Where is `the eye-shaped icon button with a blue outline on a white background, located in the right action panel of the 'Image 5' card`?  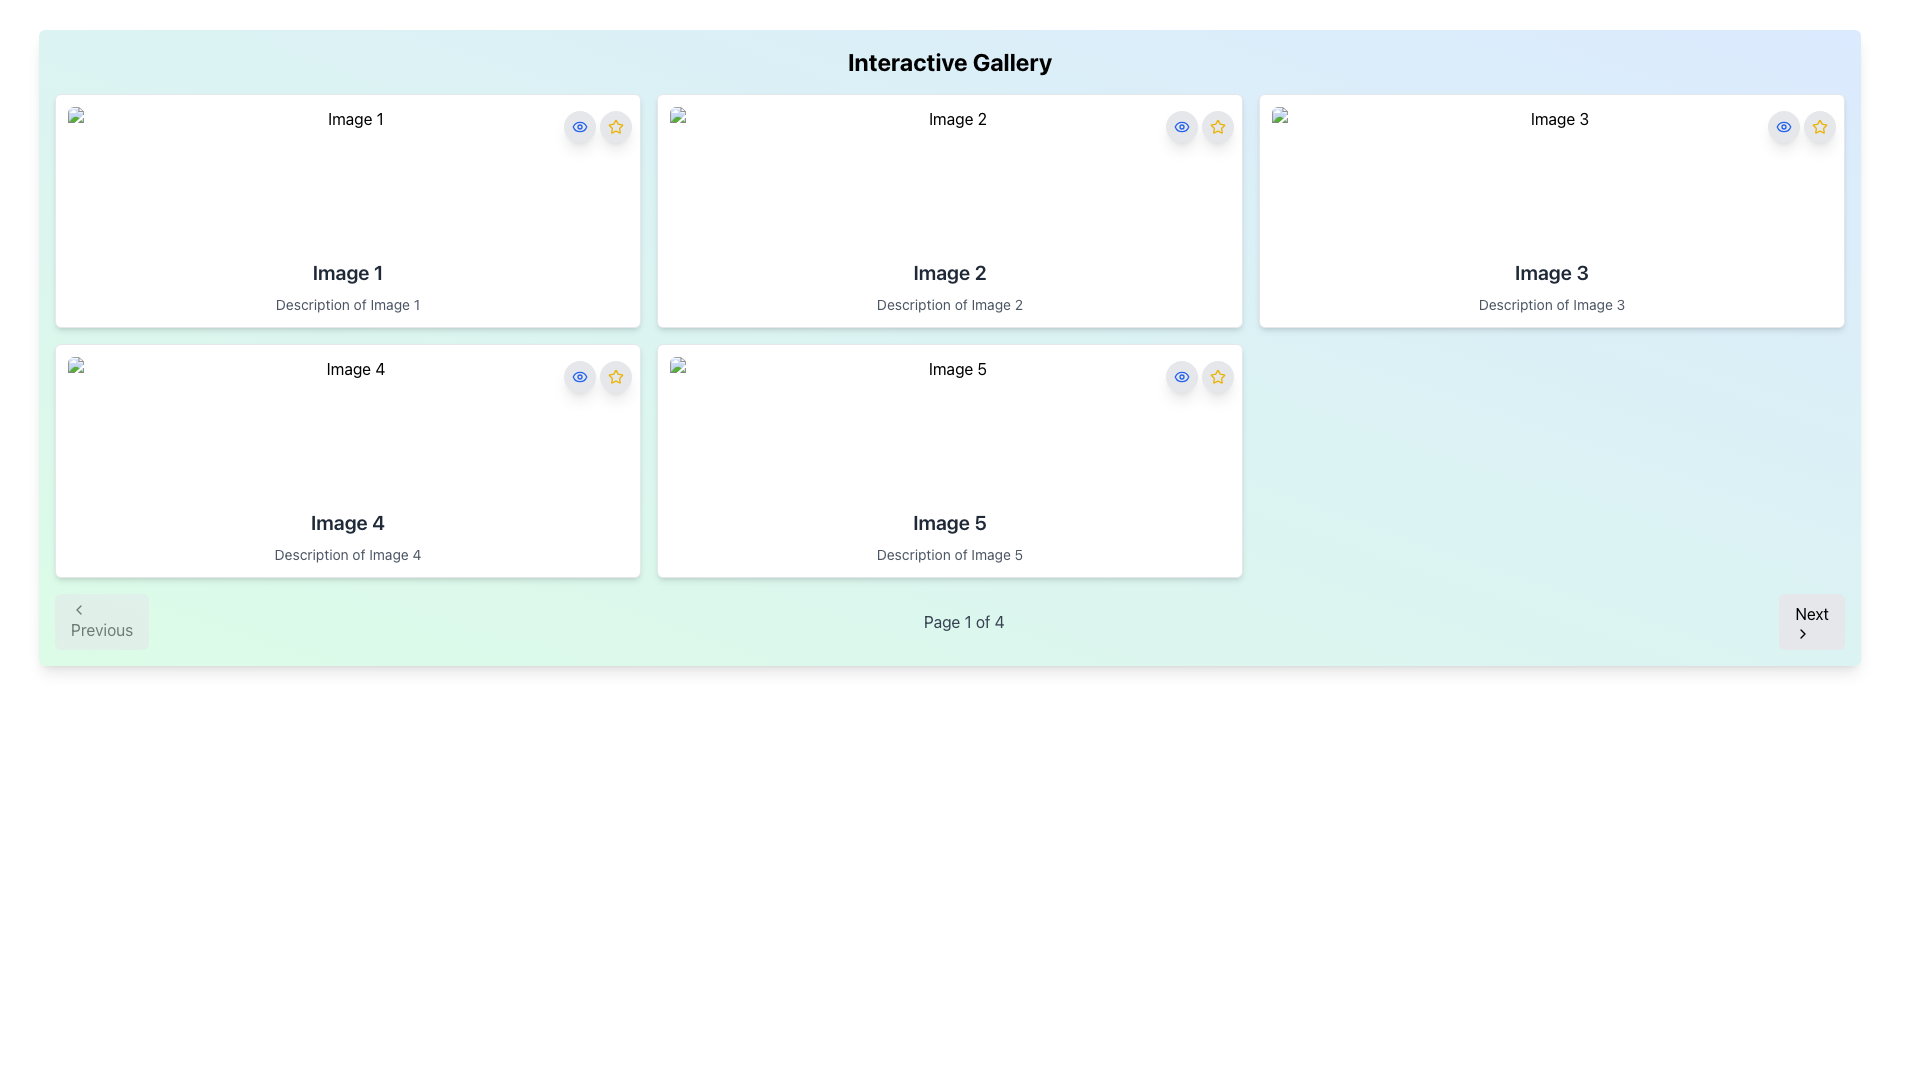
the eye-shaped icon button with a blue outline on a white background, located in the right action panel of the 'Image 5' card is located at coordinates (1181, 377).